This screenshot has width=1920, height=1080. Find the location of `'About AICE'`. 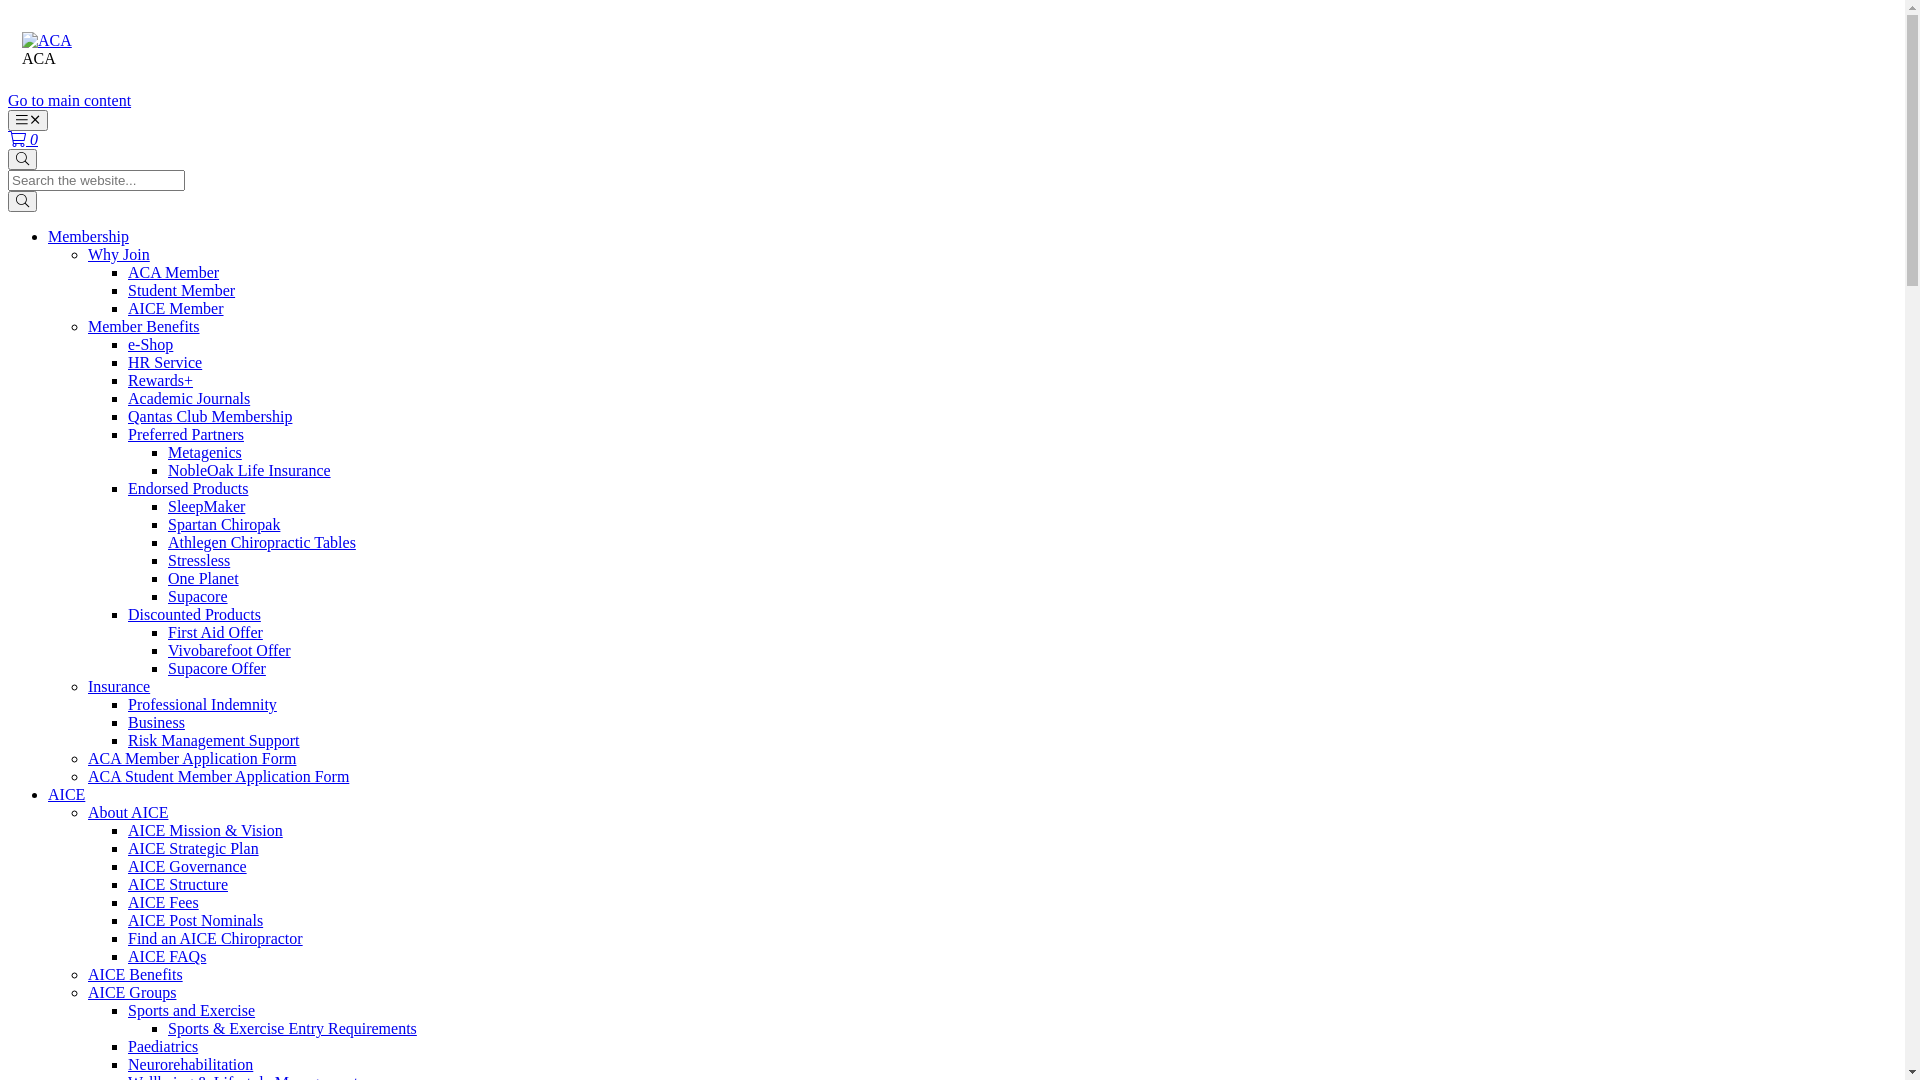

'About AICE' is located at coordinates (127, 812).